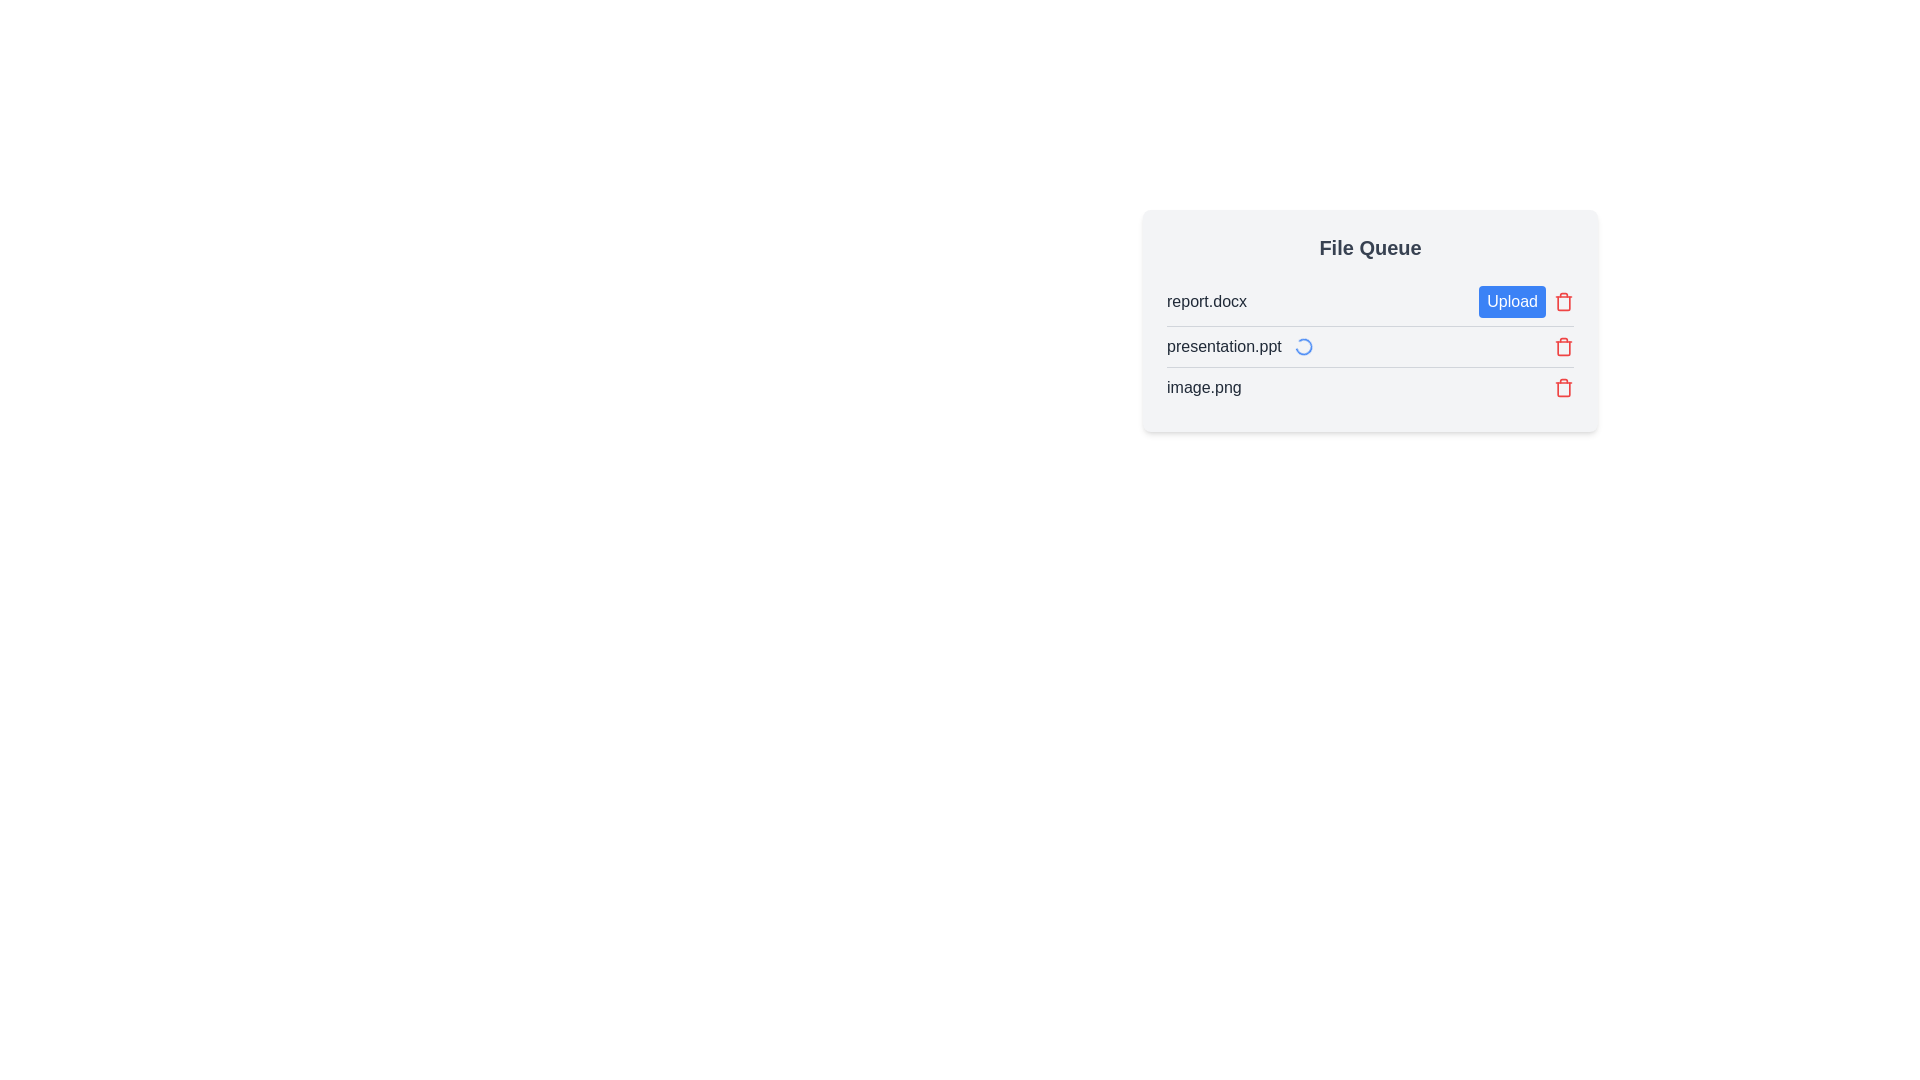 The width and height of the screenshot is (1920, 1080). What do you see at coordinates (1563, 346) in the screenshot?
I see `the red trash bin icon with a circular marking` at bounding box center [1563, 346].